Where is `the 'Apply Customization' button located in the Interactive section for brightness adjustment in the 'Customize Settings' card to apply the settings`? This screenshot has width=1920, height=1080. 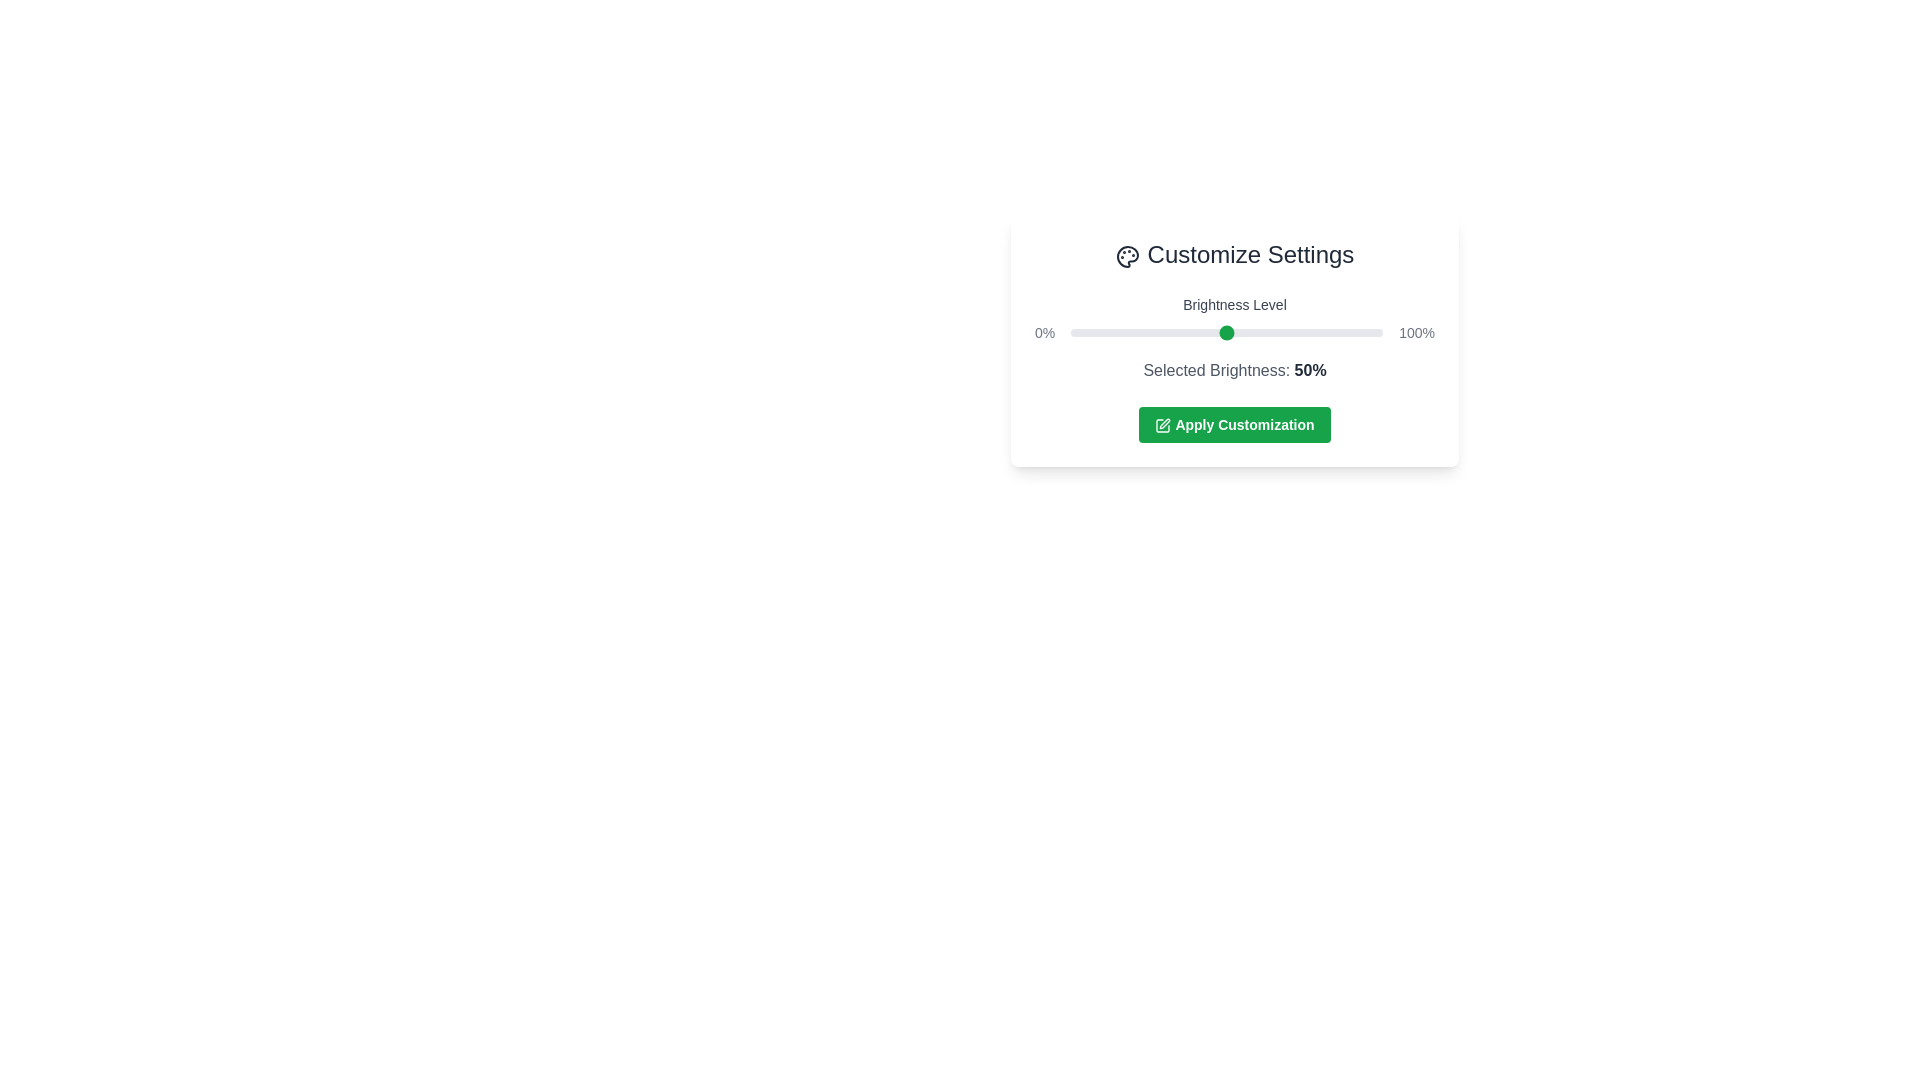
the 'Apply Customization' button located in the Interactive section for brightness adjustment in the 'Customize Settings' card to apply the settings is located at coordinates (1233, 369).